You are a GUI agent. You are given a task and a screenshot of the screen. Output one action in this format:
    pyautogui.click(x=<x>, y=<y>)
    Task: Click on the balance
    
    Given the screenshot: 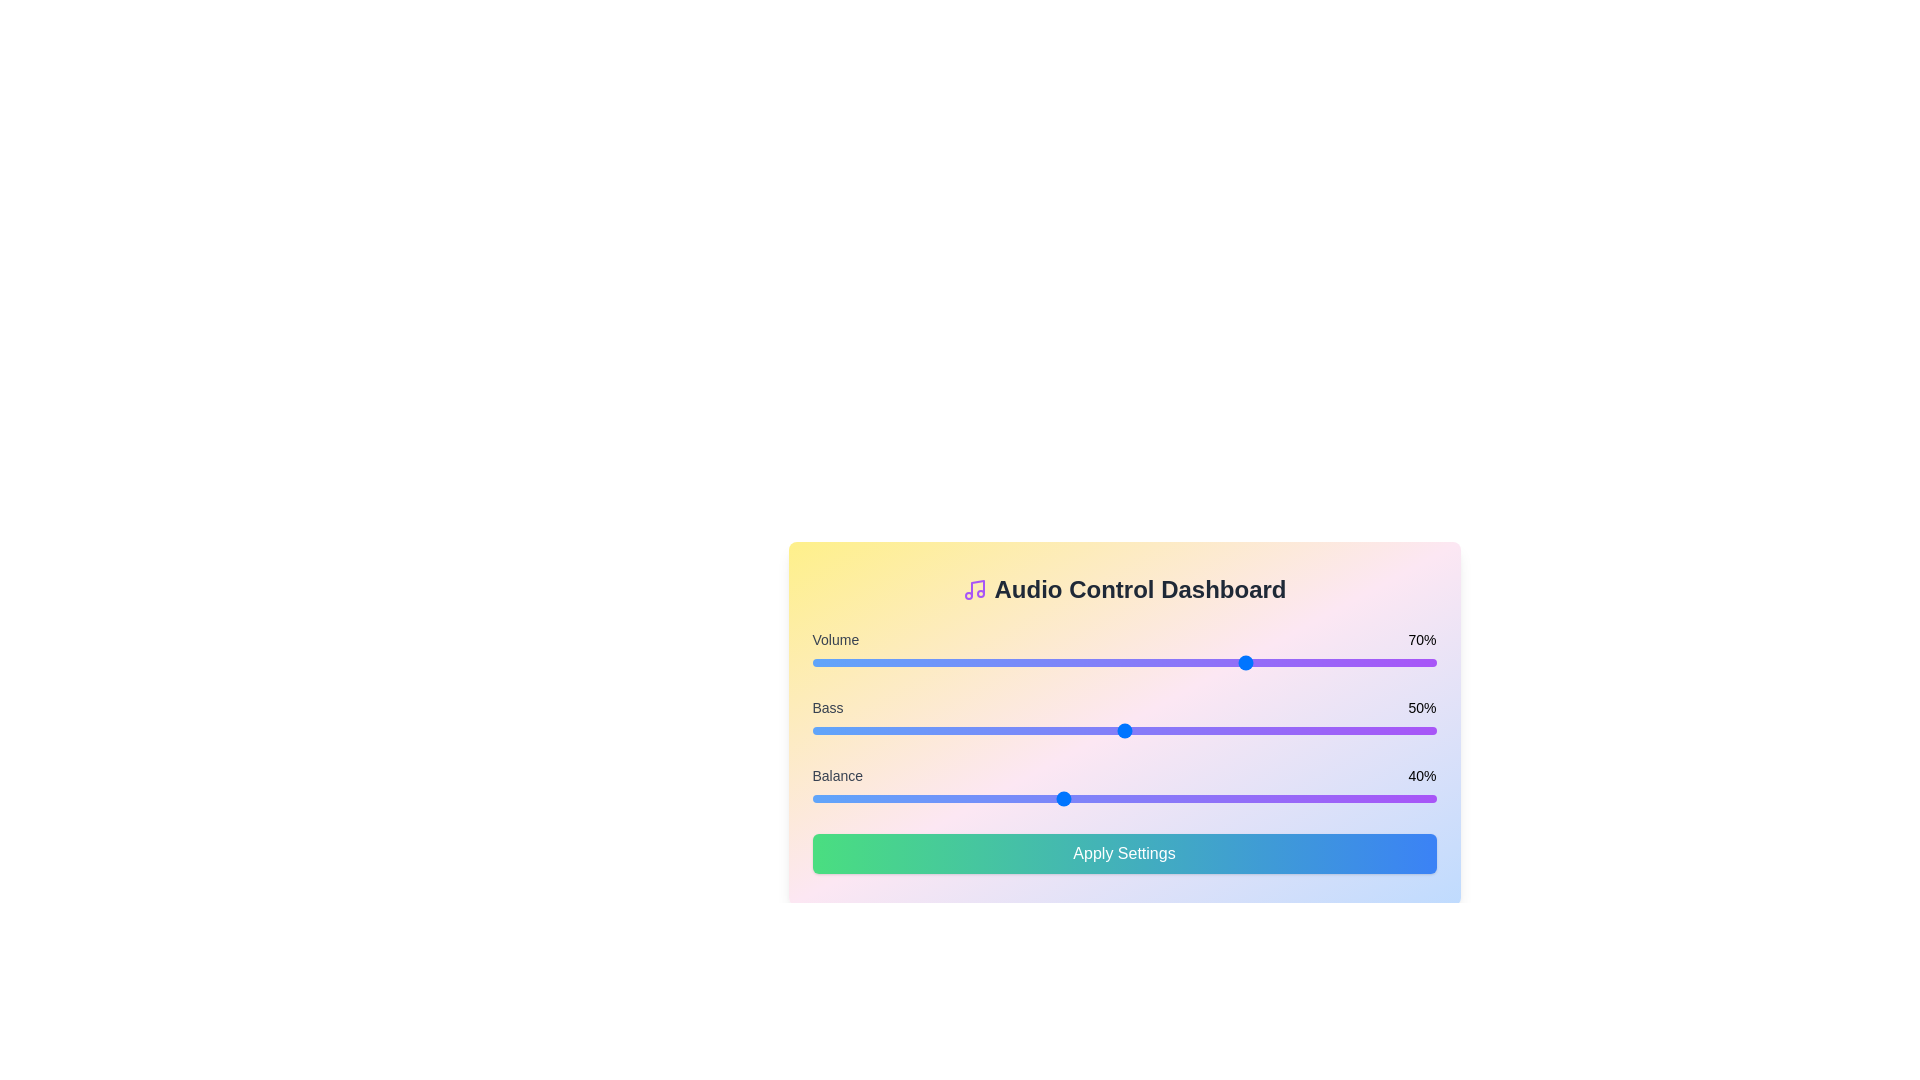 What is the action you would take?
    pyautogui.click(x=1111, y=797)
    